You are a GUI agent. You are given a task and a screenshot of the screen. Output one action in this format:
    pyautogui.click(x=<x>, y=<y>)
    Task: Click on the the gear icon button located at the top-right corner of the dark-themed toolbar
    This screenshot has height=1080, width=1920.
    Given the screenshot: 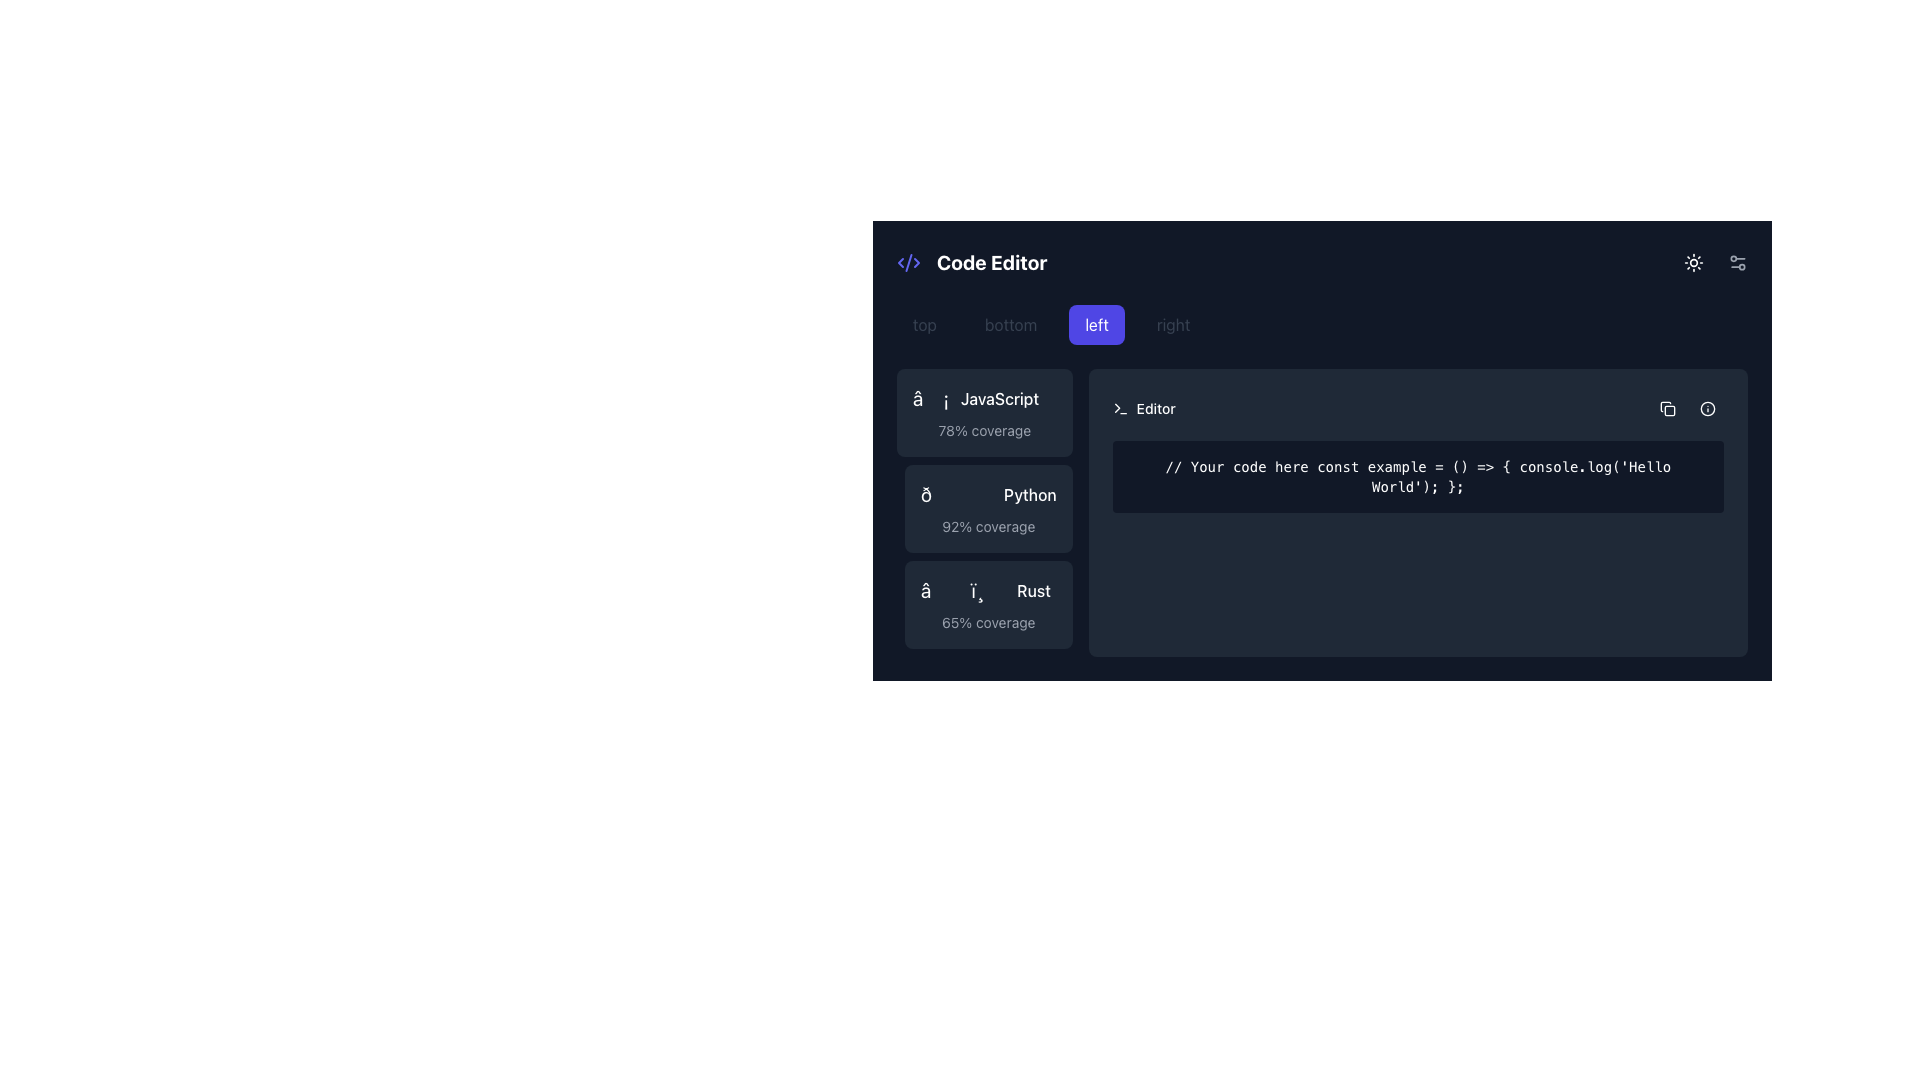 What is the action you would take?
    pyautogui.click(x=1736, y=261)
    